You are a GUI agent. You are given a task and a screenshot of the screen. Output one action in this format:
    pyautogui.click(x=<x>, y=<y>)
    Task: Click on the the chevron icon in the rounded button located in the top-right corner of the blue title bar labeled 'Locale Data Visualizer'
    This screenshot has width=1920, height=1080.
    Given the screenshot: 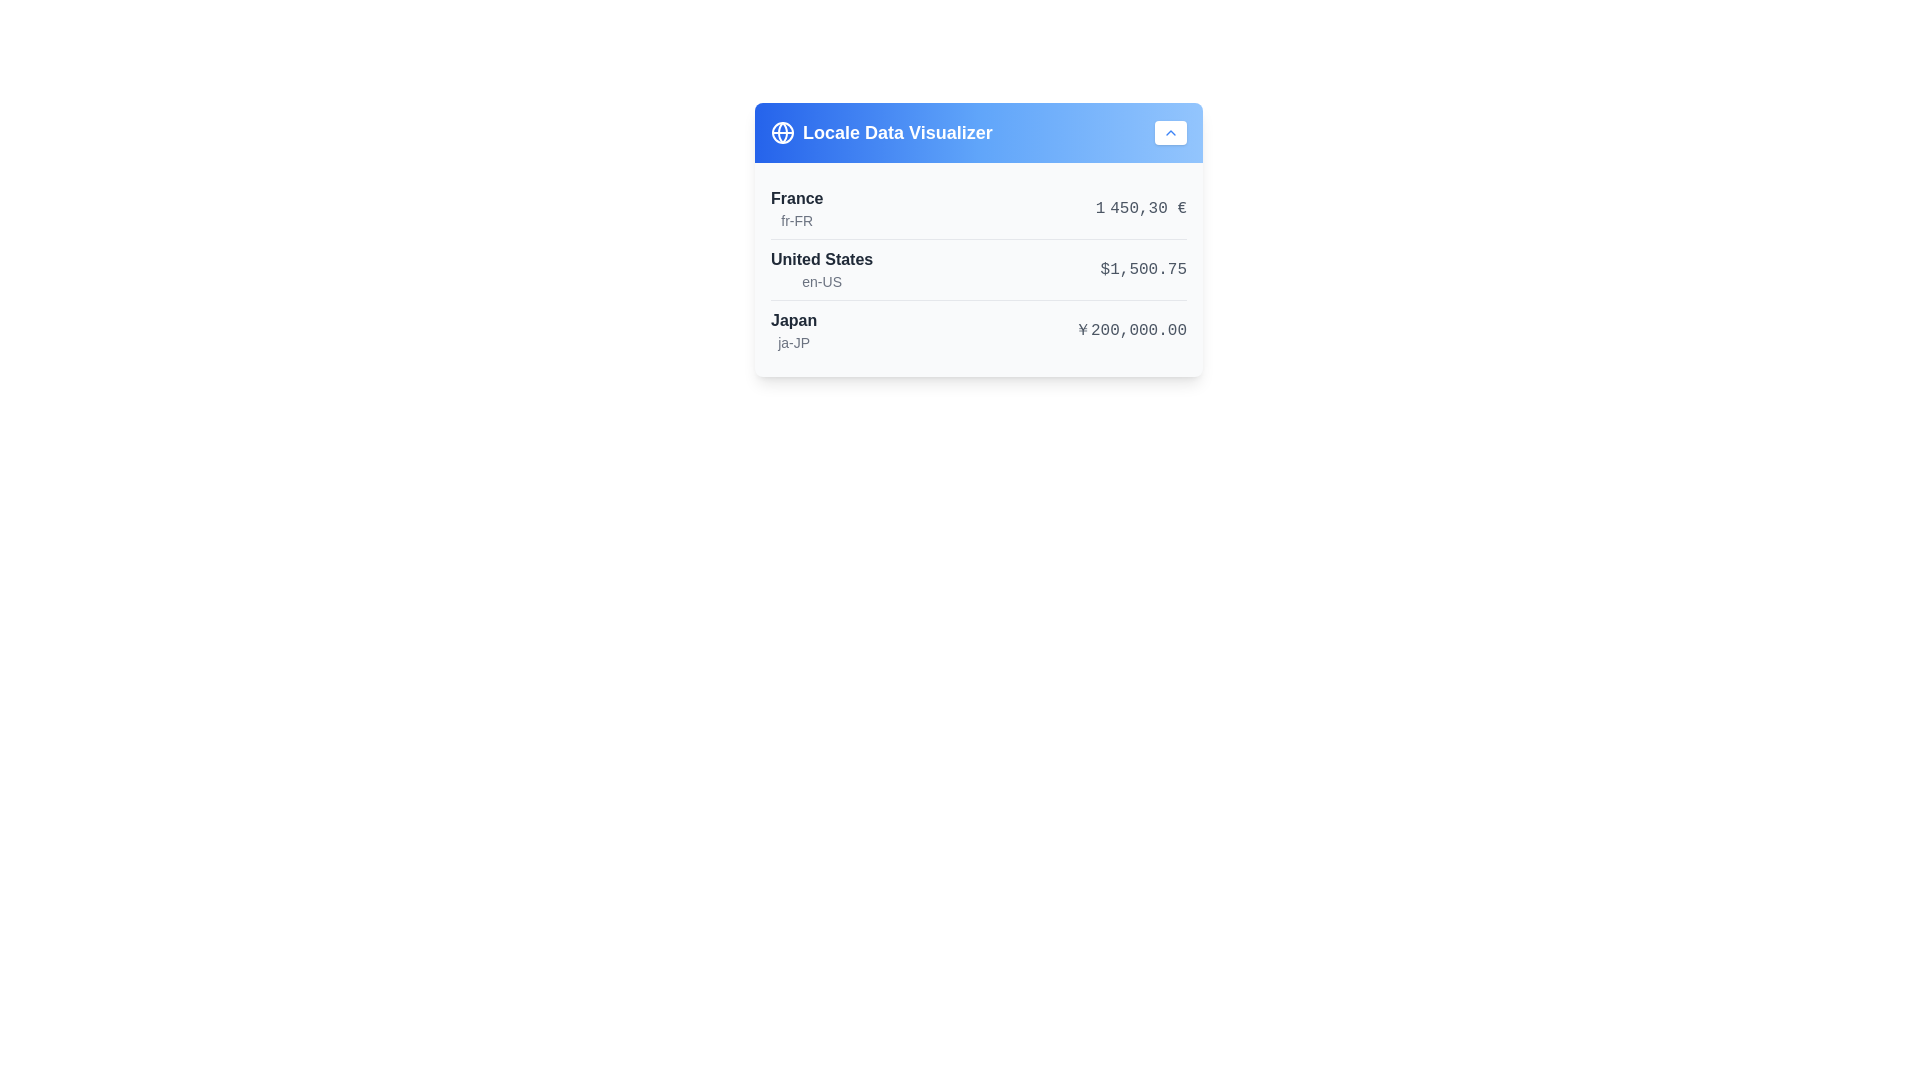 What is the action you would take?
    pyautogui.click(x=1171, y=132)
    